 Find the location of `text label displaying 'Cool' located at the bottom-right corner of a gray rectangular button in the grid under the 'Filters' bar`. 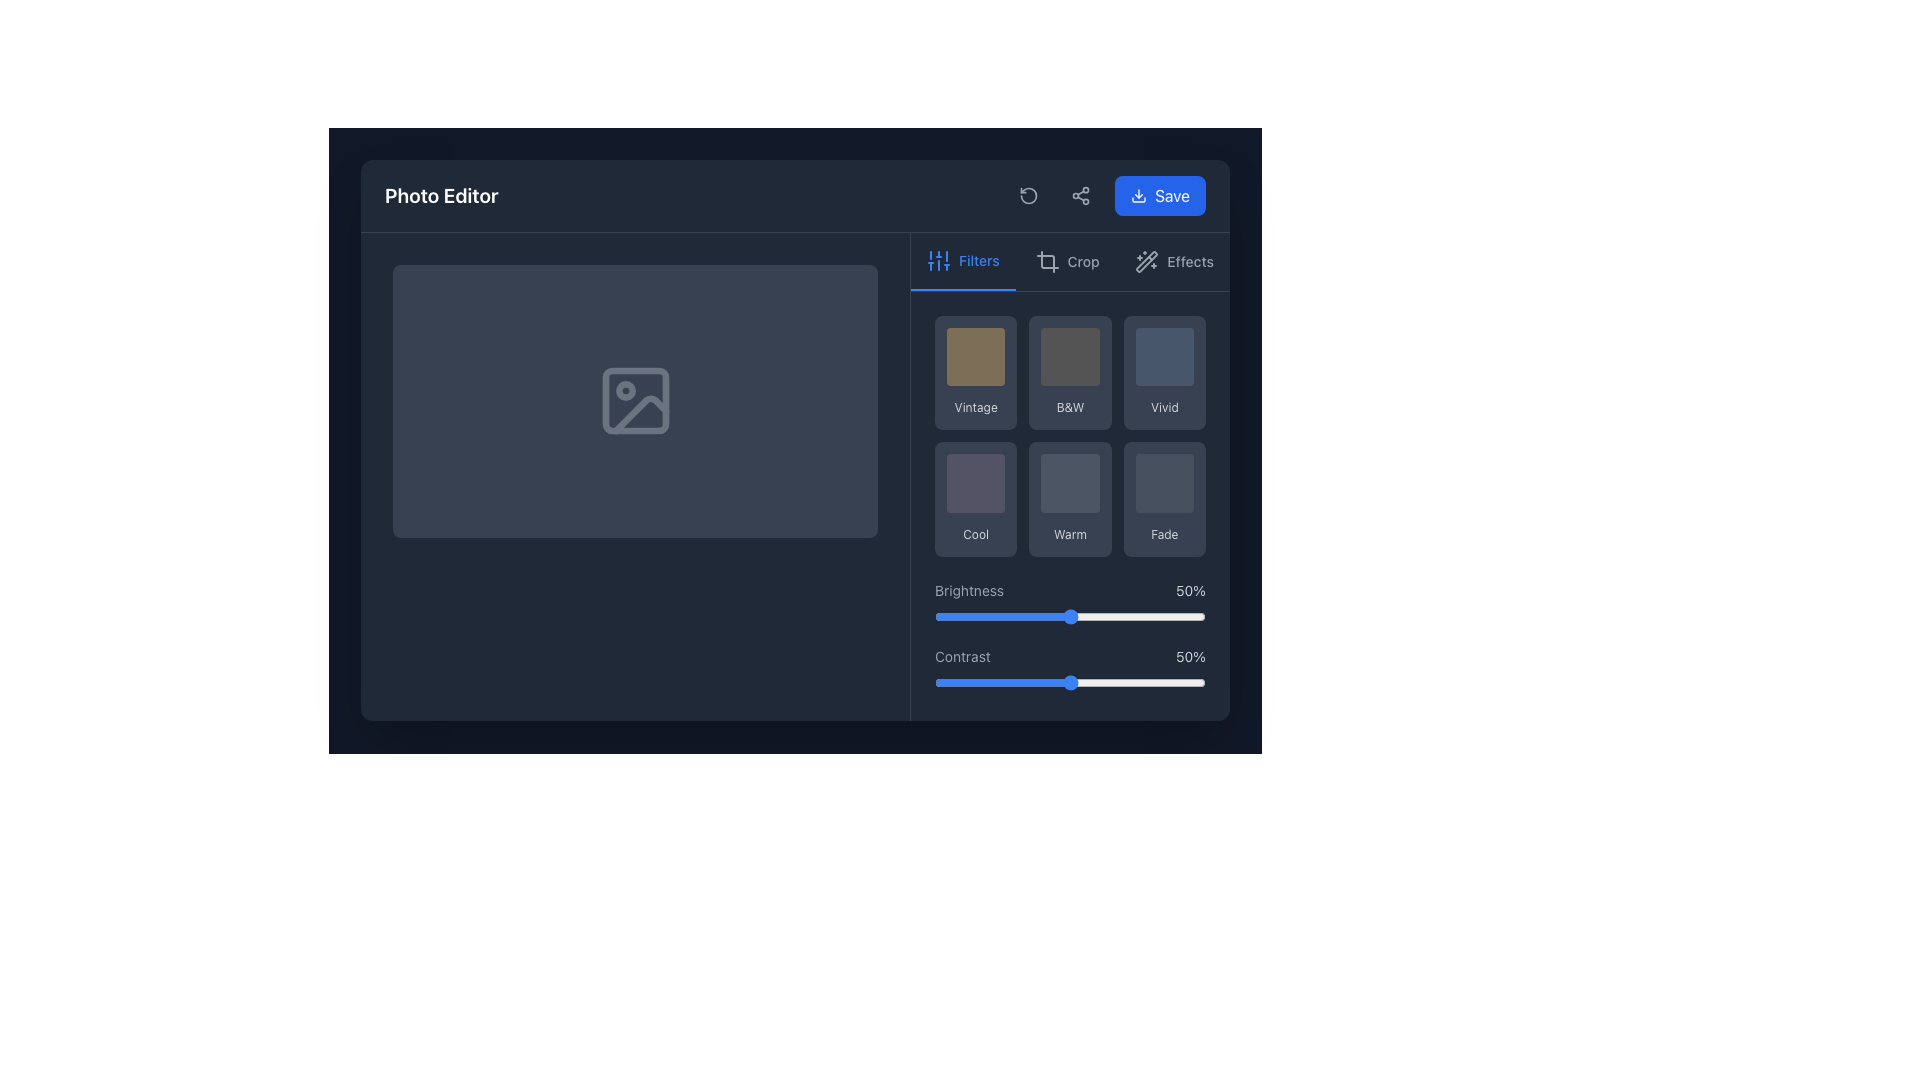

text label displaying 'Cool' located at the bottom-right corner of a gray rectangular button in the grid under the 'Filters' bar is located at coordinates (976, 533).